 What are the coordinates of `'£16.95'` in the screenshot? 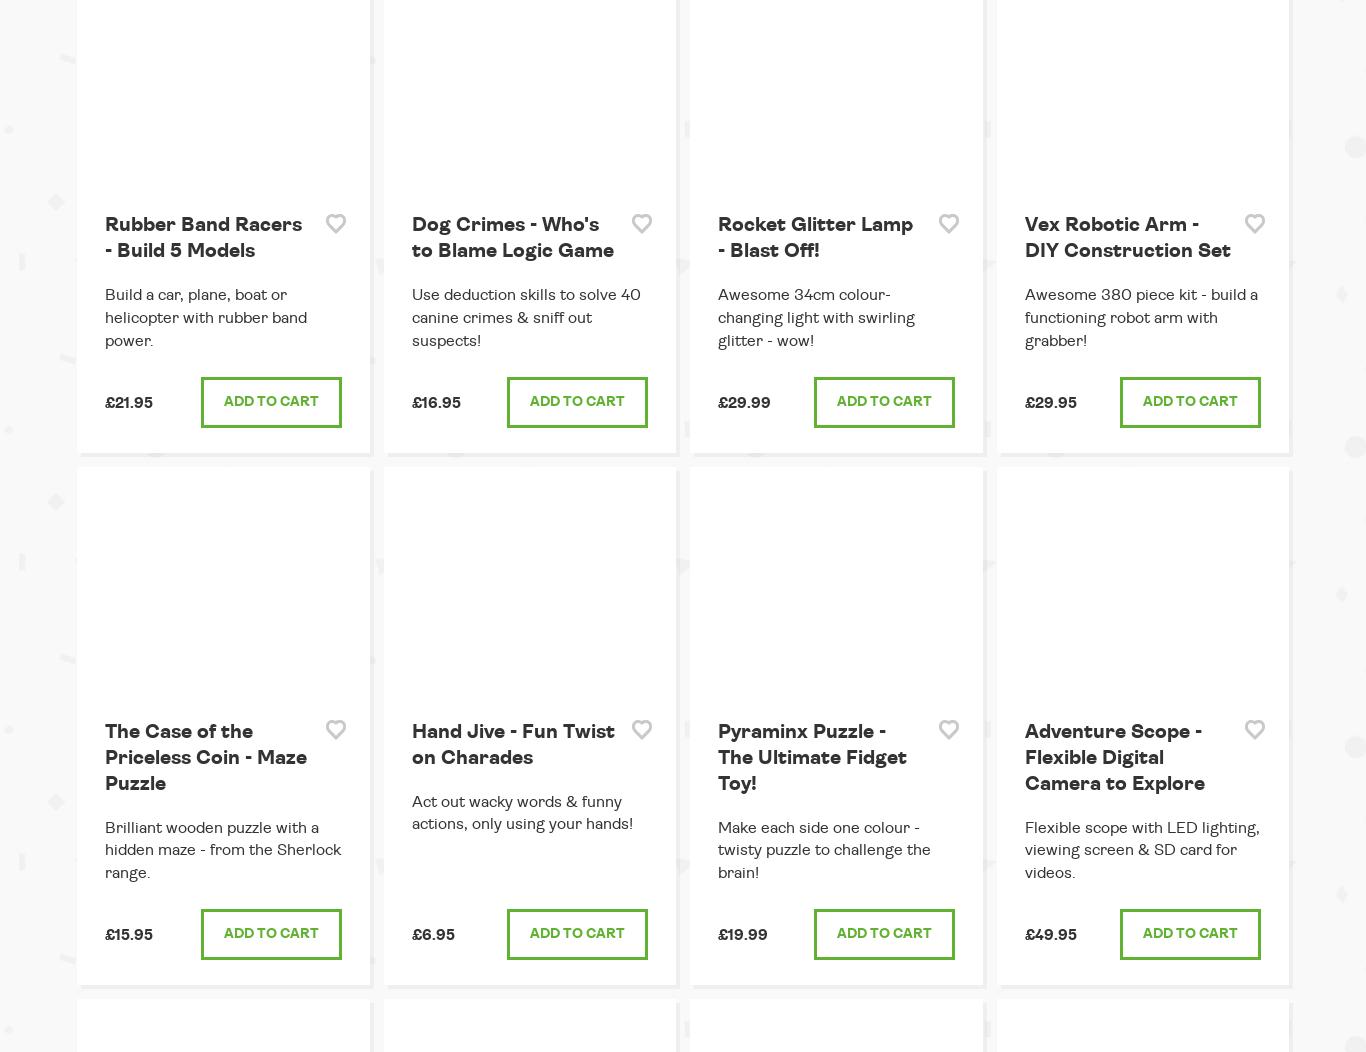 It's located at (410, 401).